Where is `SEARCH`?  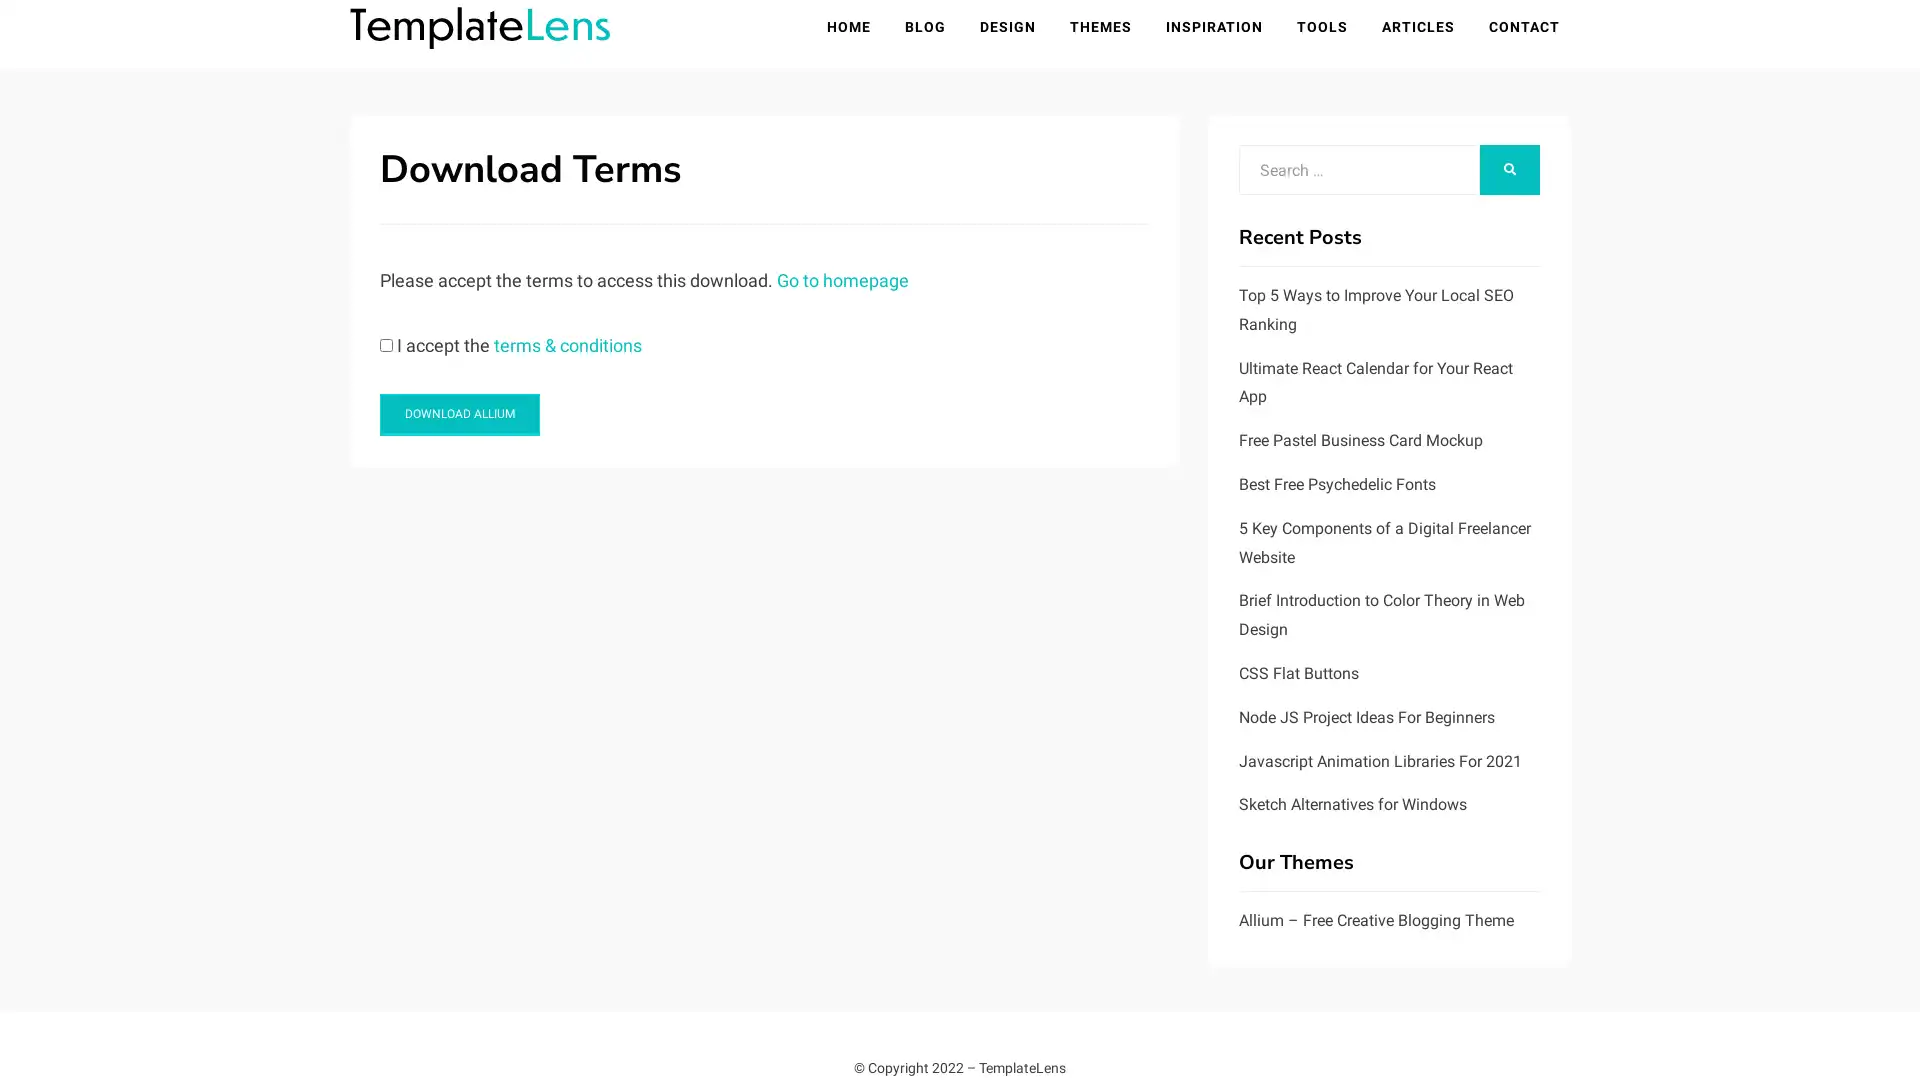 SEARCH is located at coordinates (1510, 171).